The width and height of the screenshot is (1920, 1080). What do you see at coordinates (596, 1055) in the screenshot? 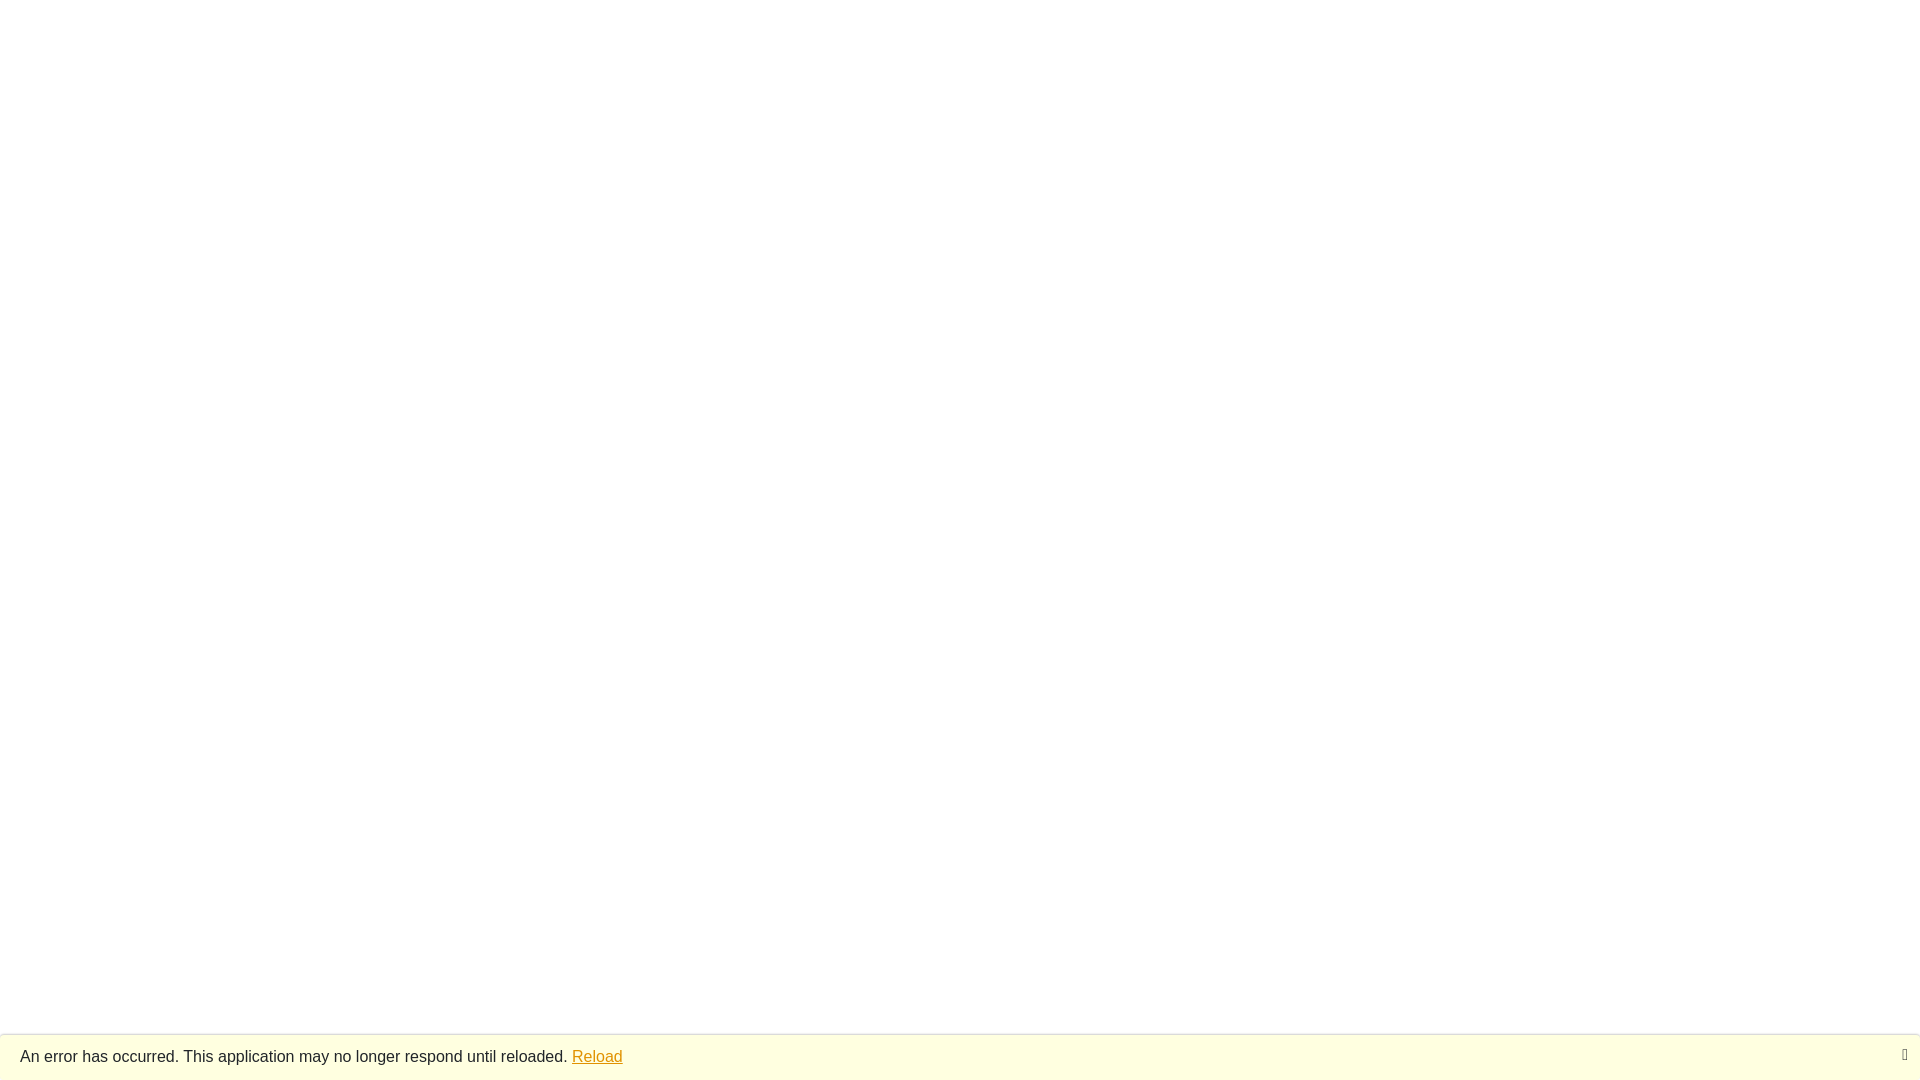
I see `'Reload'` at bounding box center [596, 1055].